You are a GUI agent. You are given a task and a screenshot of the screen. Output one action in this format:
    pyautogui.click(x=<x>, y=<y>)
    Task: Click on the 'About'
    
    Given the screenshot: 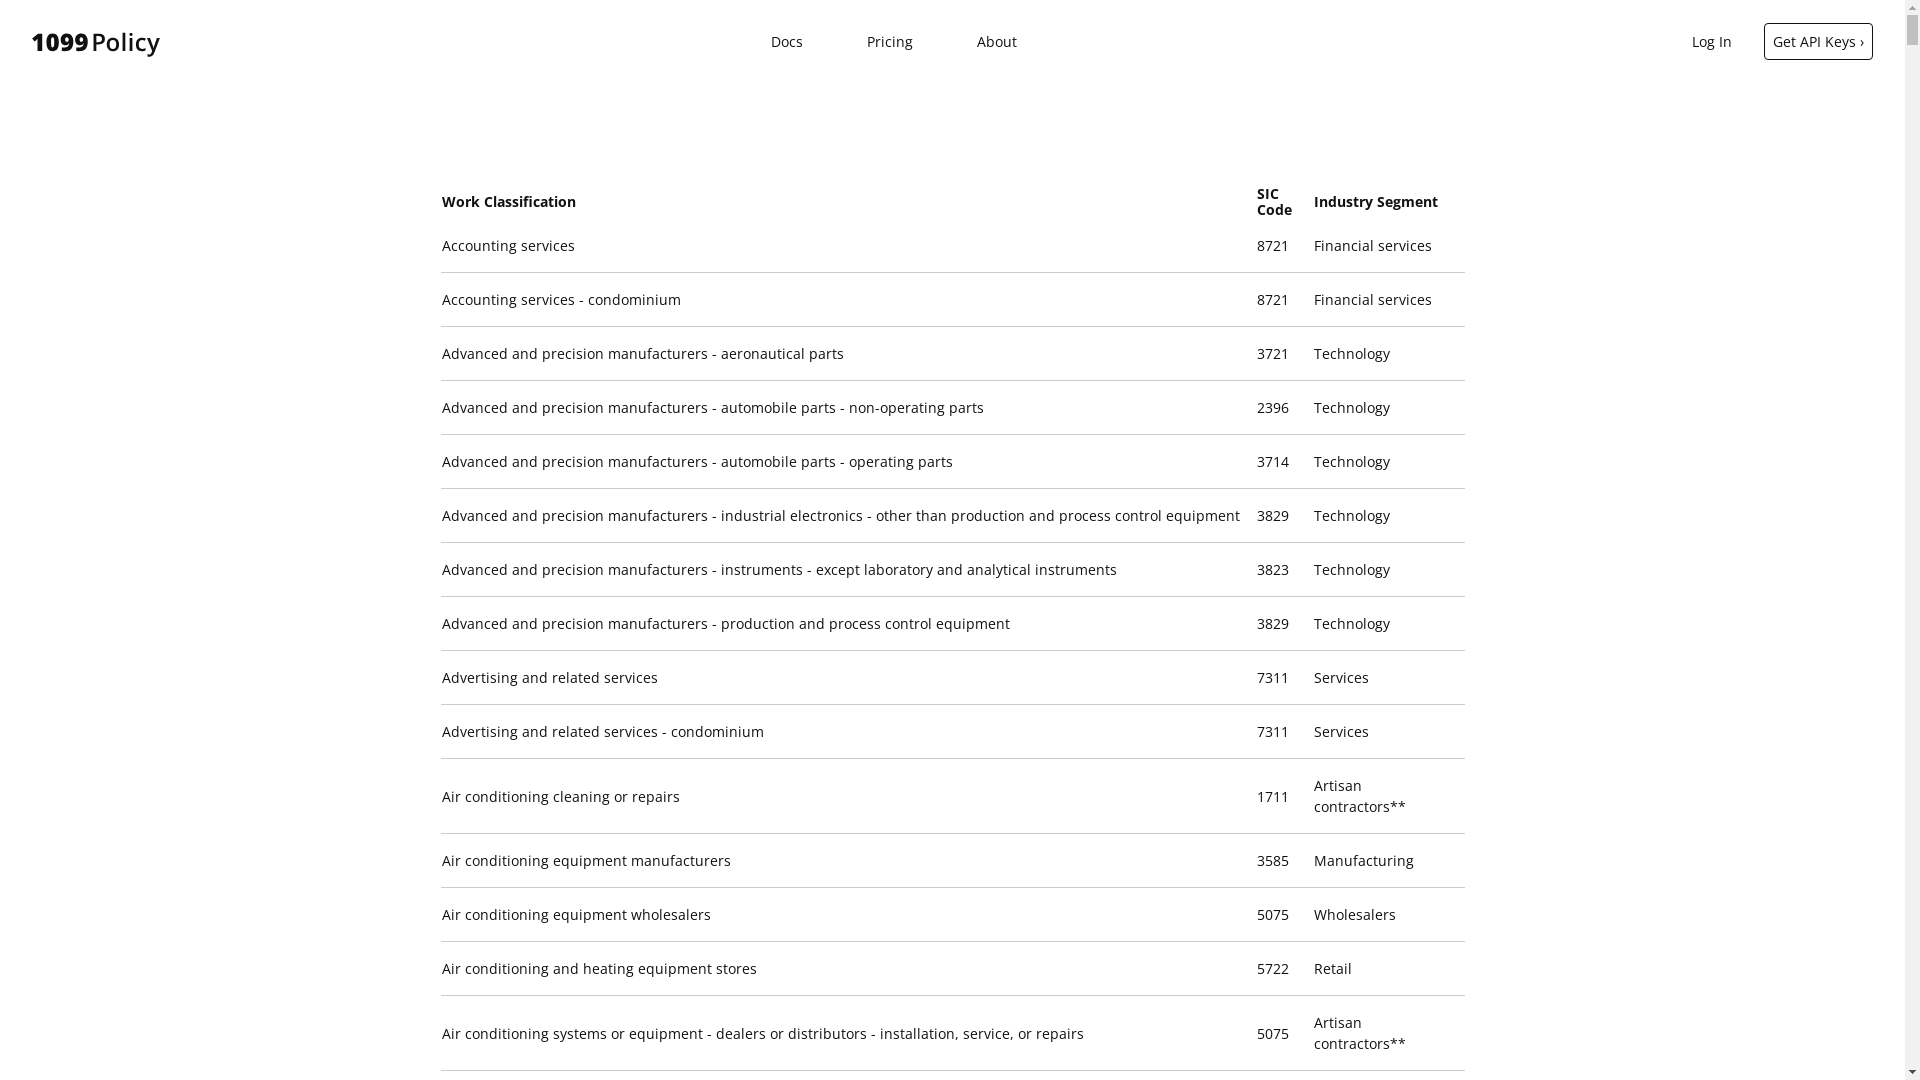 What is the action you would take?
    pyautogui.click(x=997, y=41)
    